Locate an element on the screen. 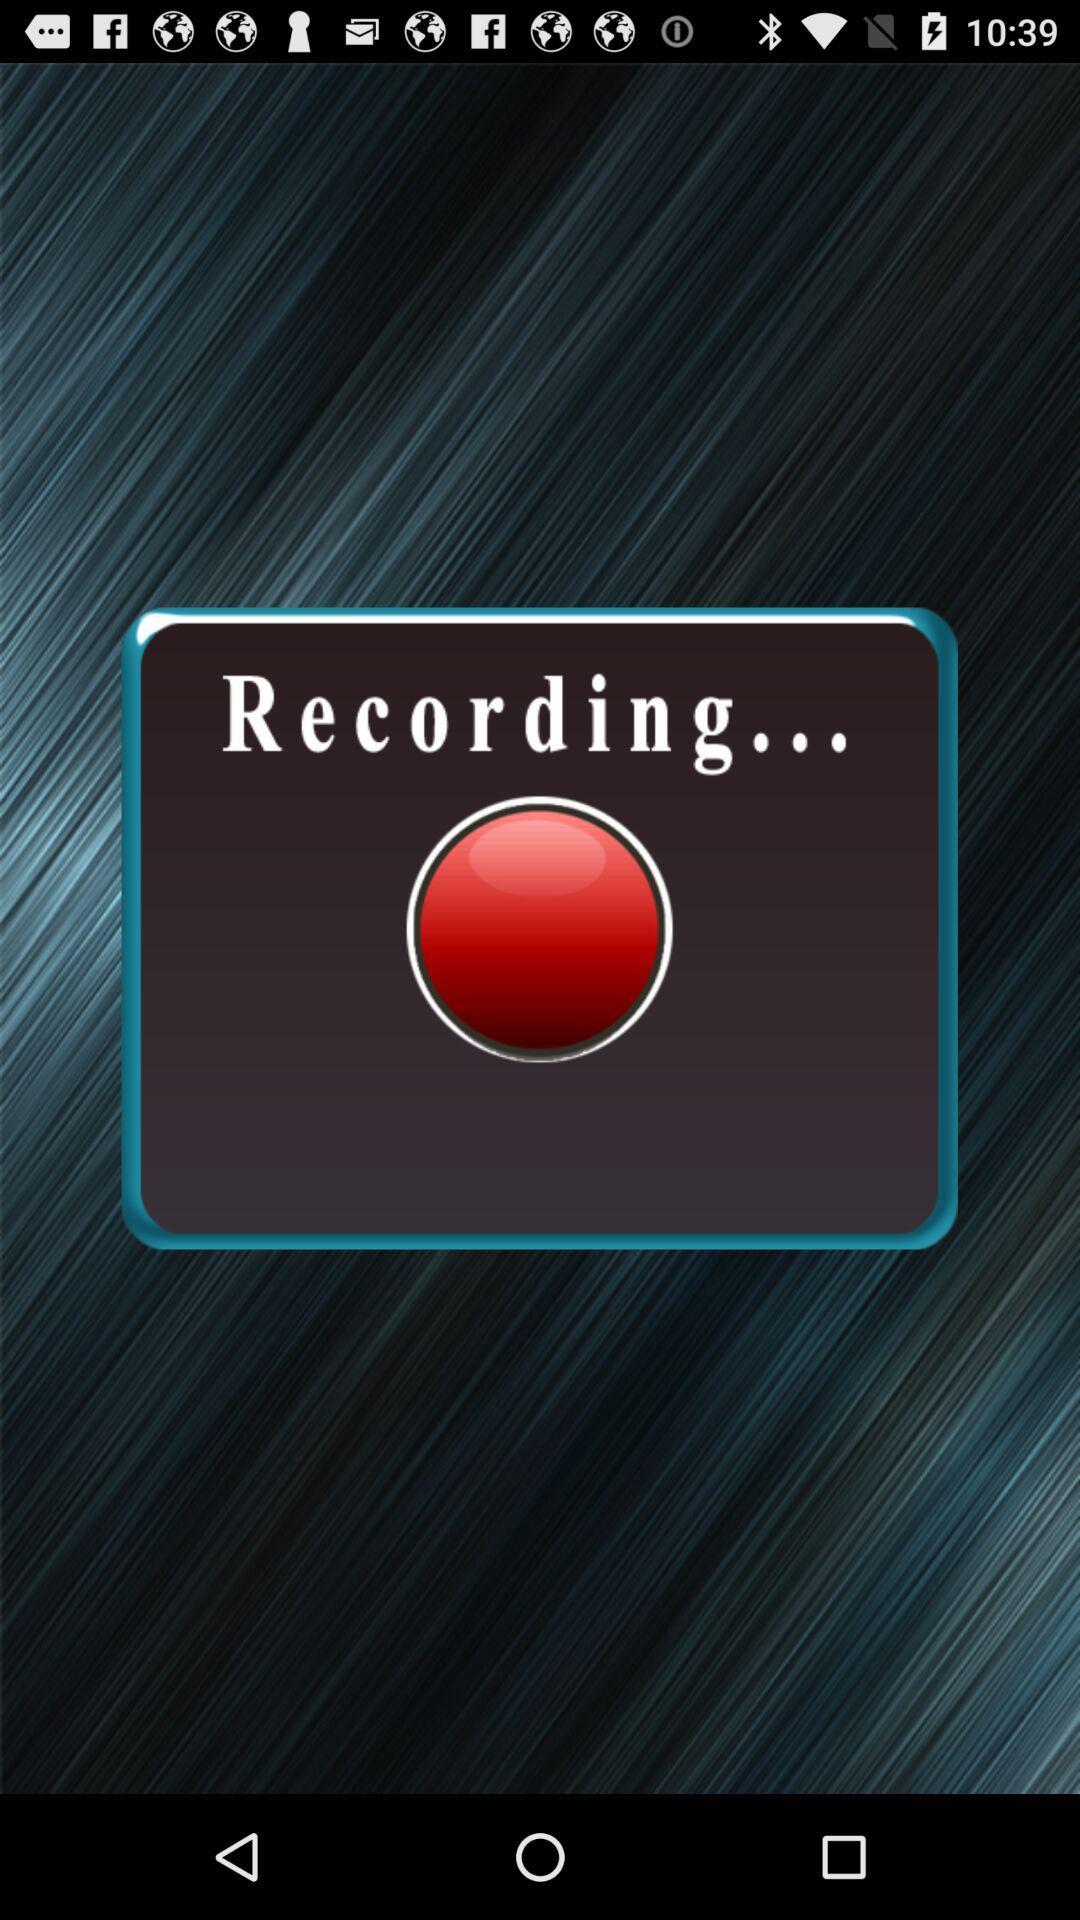 The width and height of the screenshot is (1080, 1920). the icon at the center is located at coordinates (538, 927).